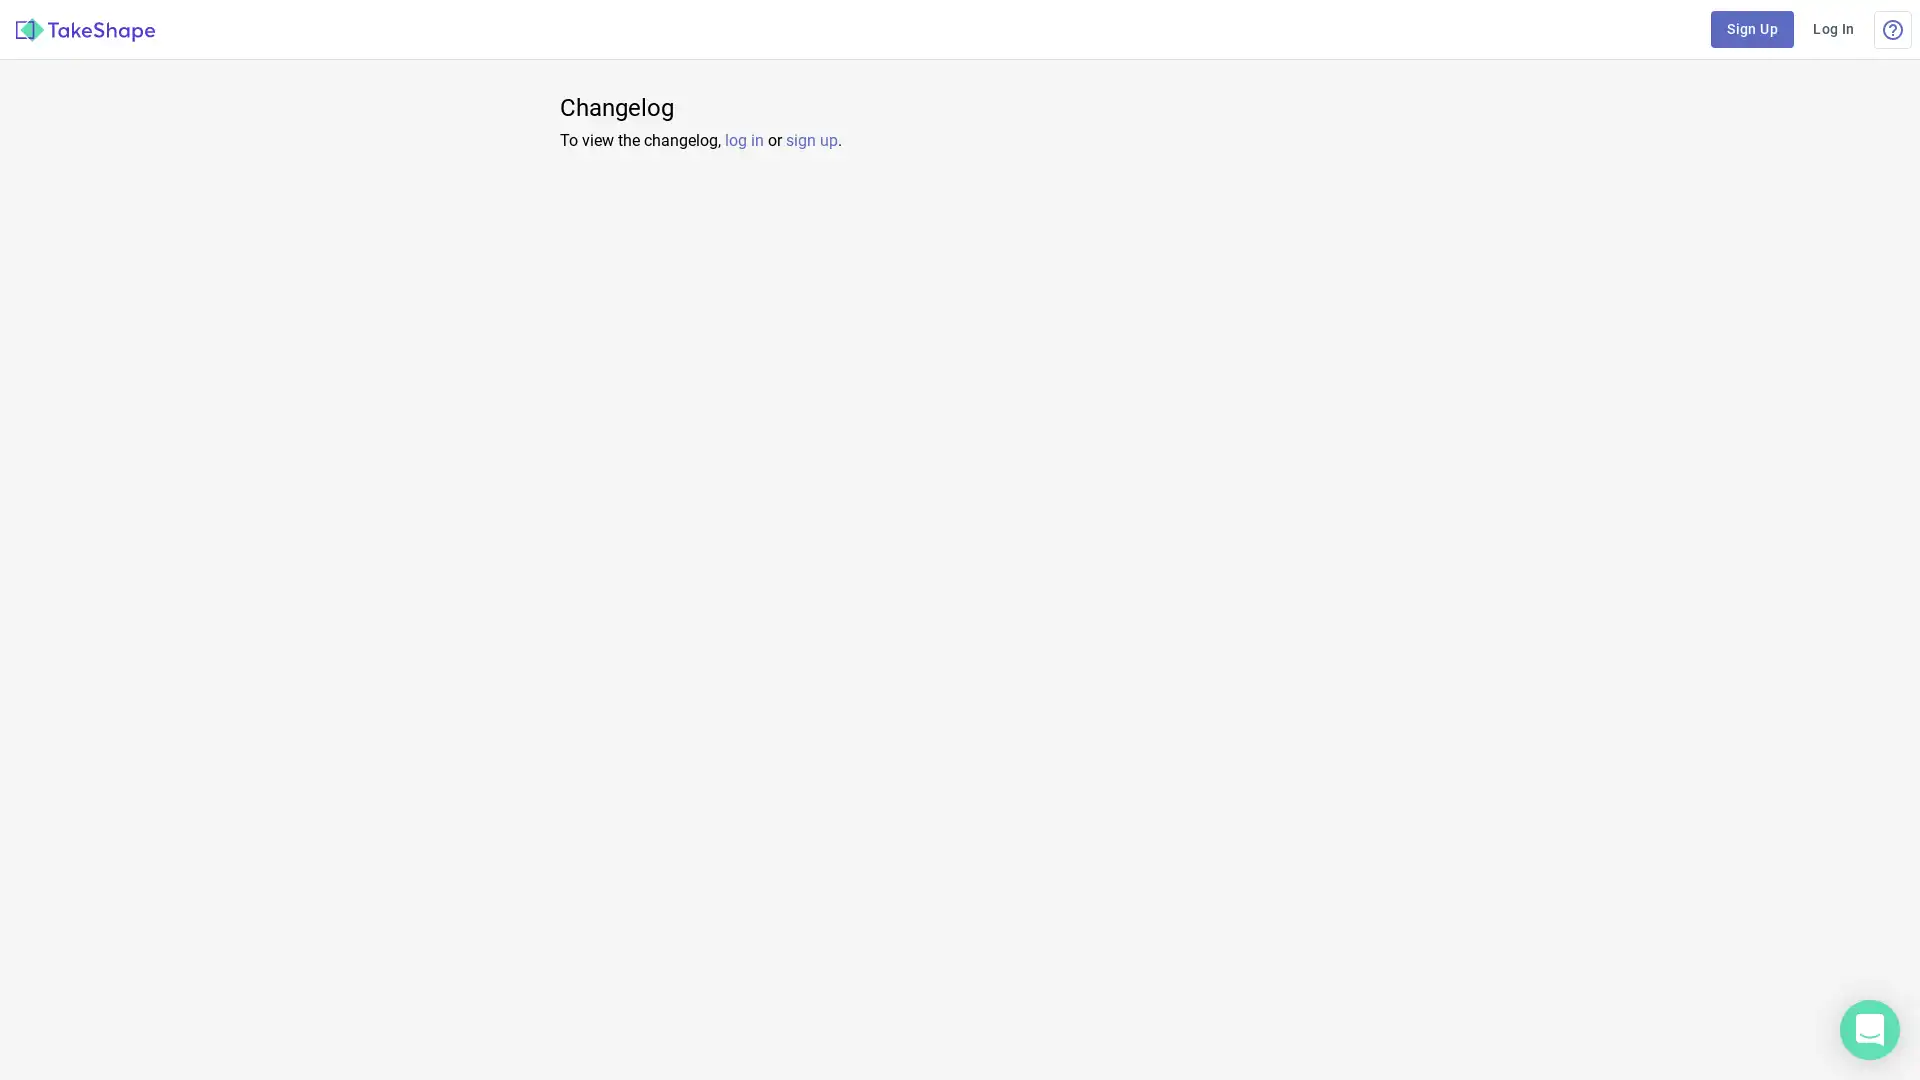 The height and width of the screenshot is (1080, 1920). I want to click on Log In, so click(1833, 29).